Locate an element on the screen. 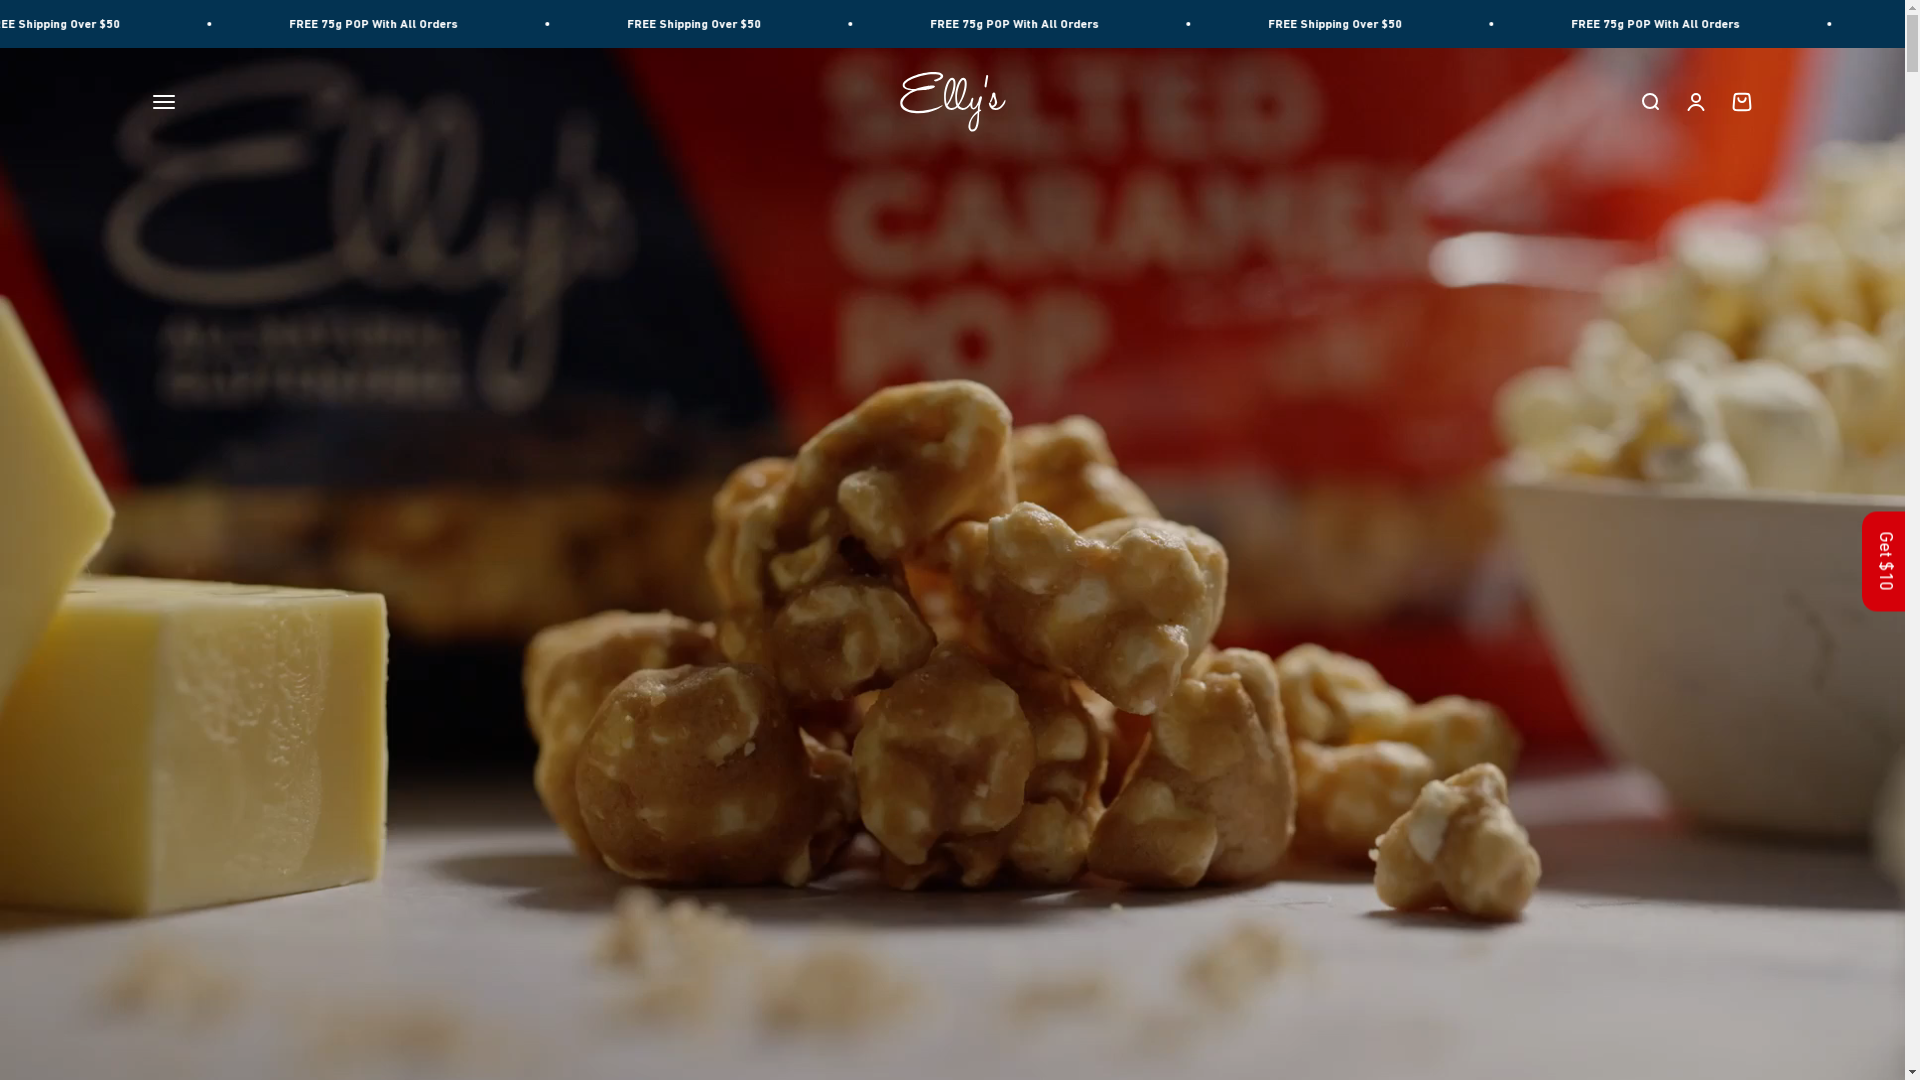 This screenshot has height=1080, width=1920. 'Open cart is located at coordinates (1740, 101).